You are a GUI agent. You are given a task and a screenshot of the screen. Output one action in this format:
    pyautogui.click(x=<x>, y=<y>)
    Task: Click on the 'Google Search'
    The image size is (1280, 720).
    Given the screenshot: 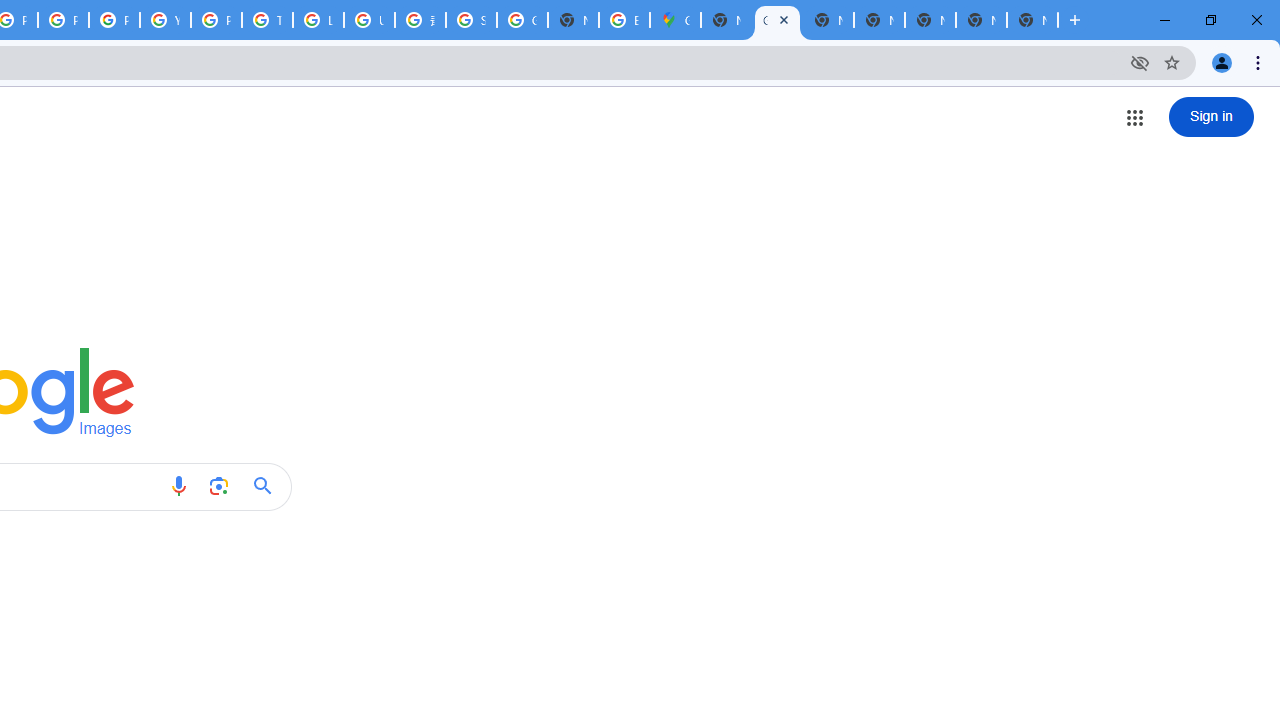 What is the action you would take?
    pyautogui.click(x=267, y=486)
    